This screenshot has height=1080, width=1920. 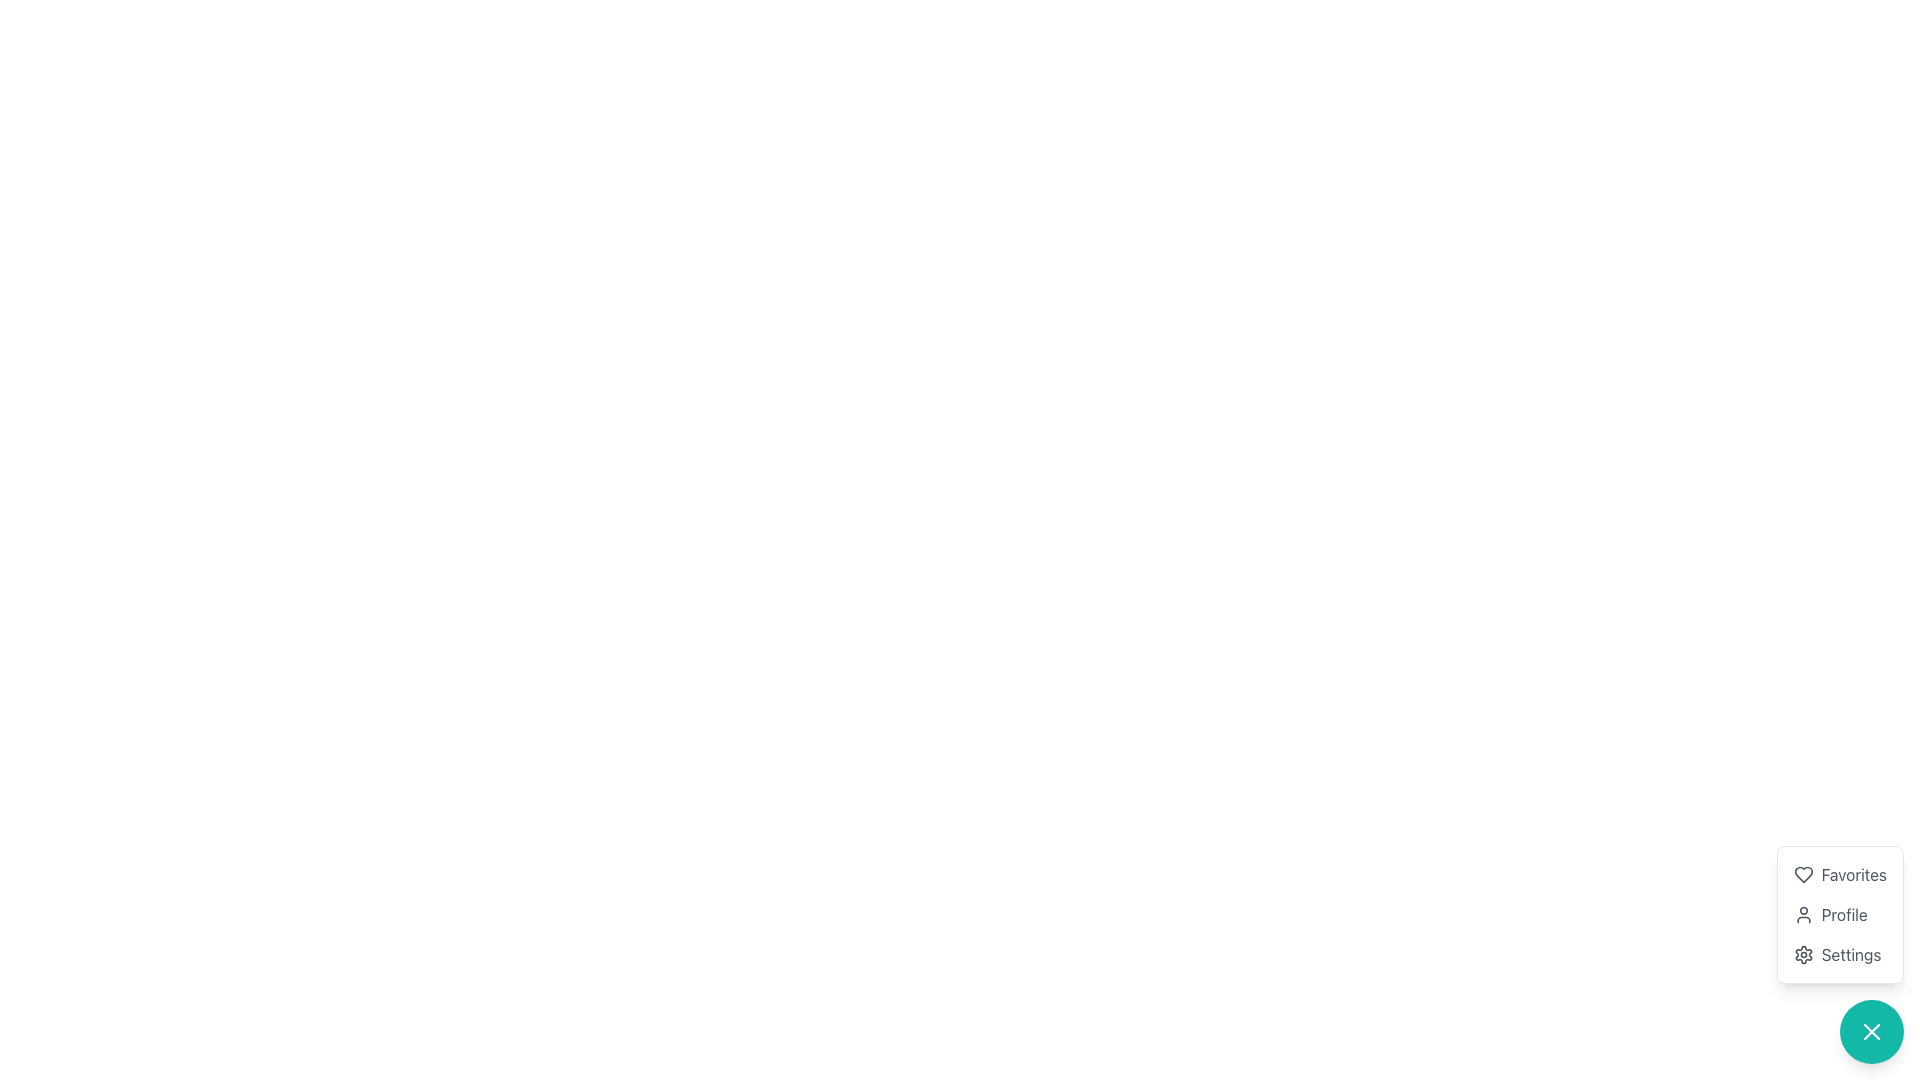 I want to click on the close button located at the bottom right corner of the interface to scale it, so click(x=1871, y=1032).